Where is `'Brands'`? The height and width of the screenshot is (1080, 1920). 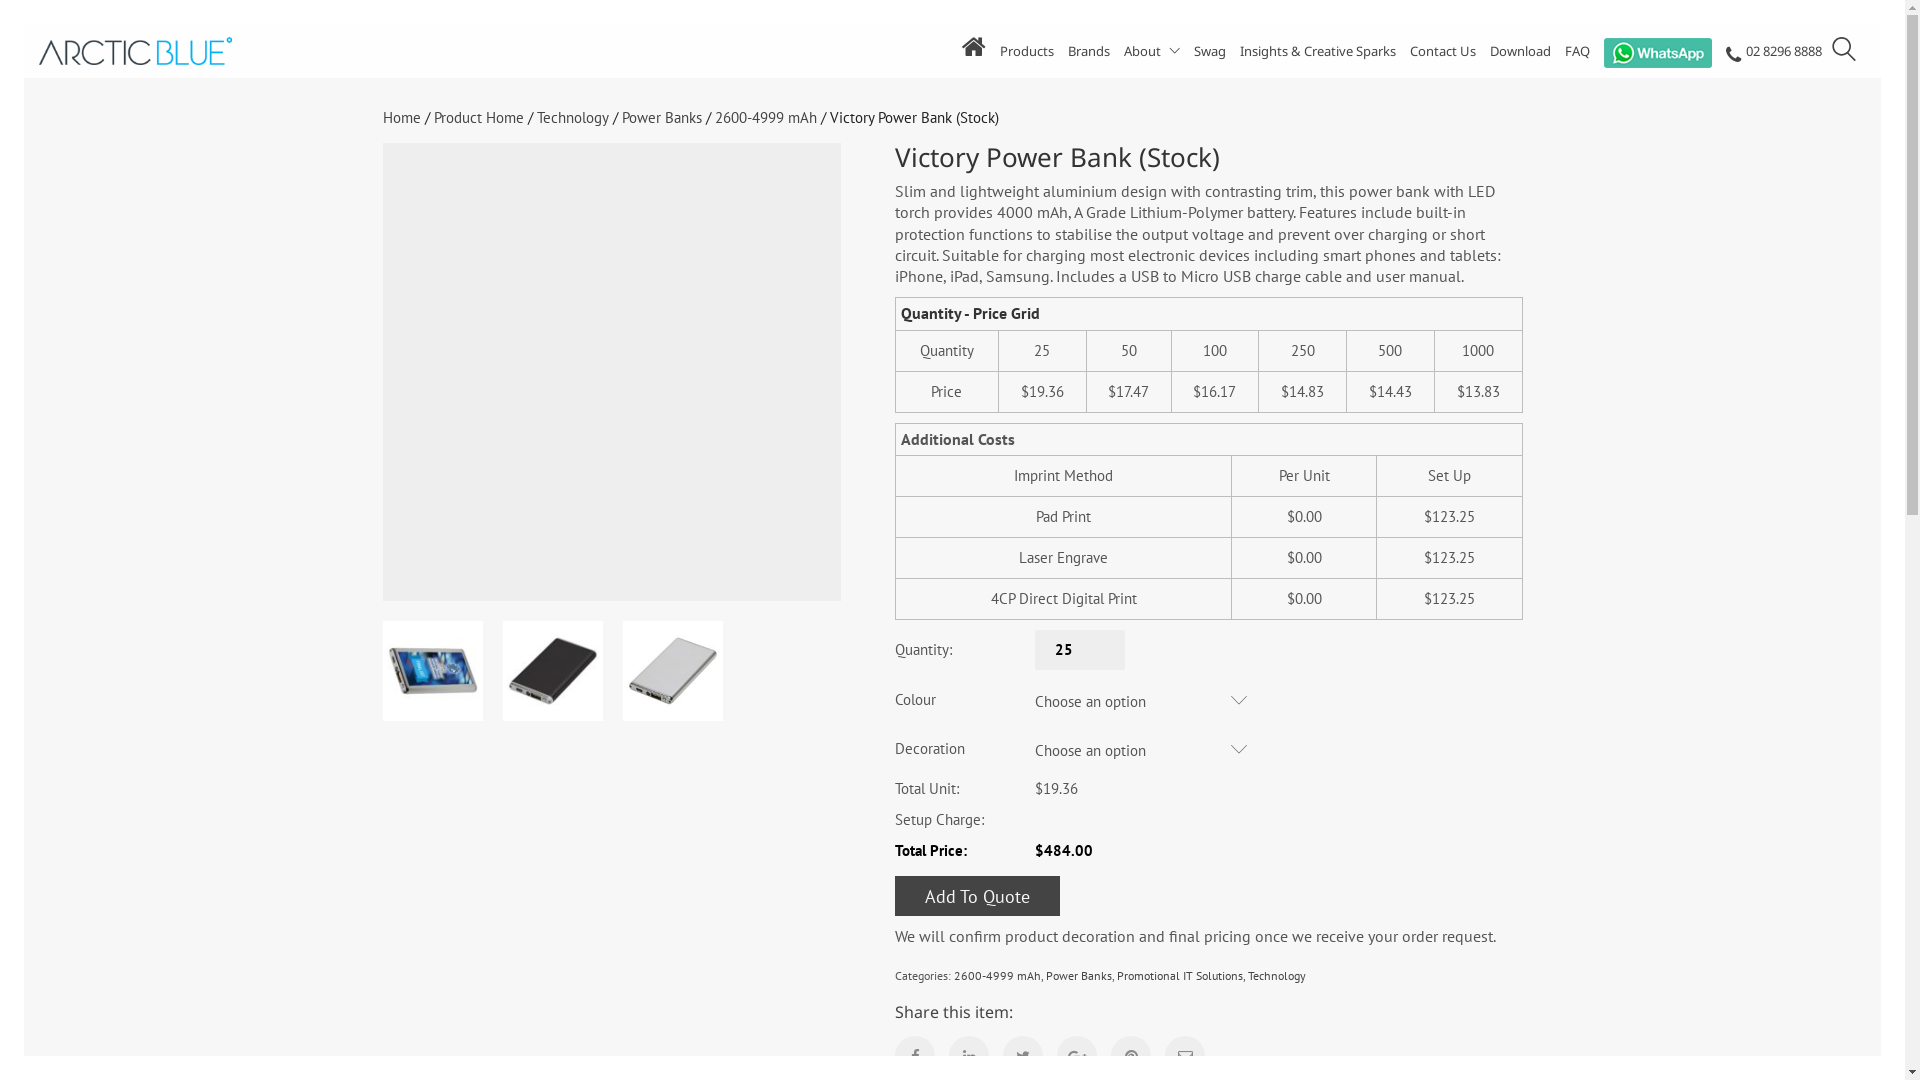 'Brands' is located at coordinates (1088, 50).